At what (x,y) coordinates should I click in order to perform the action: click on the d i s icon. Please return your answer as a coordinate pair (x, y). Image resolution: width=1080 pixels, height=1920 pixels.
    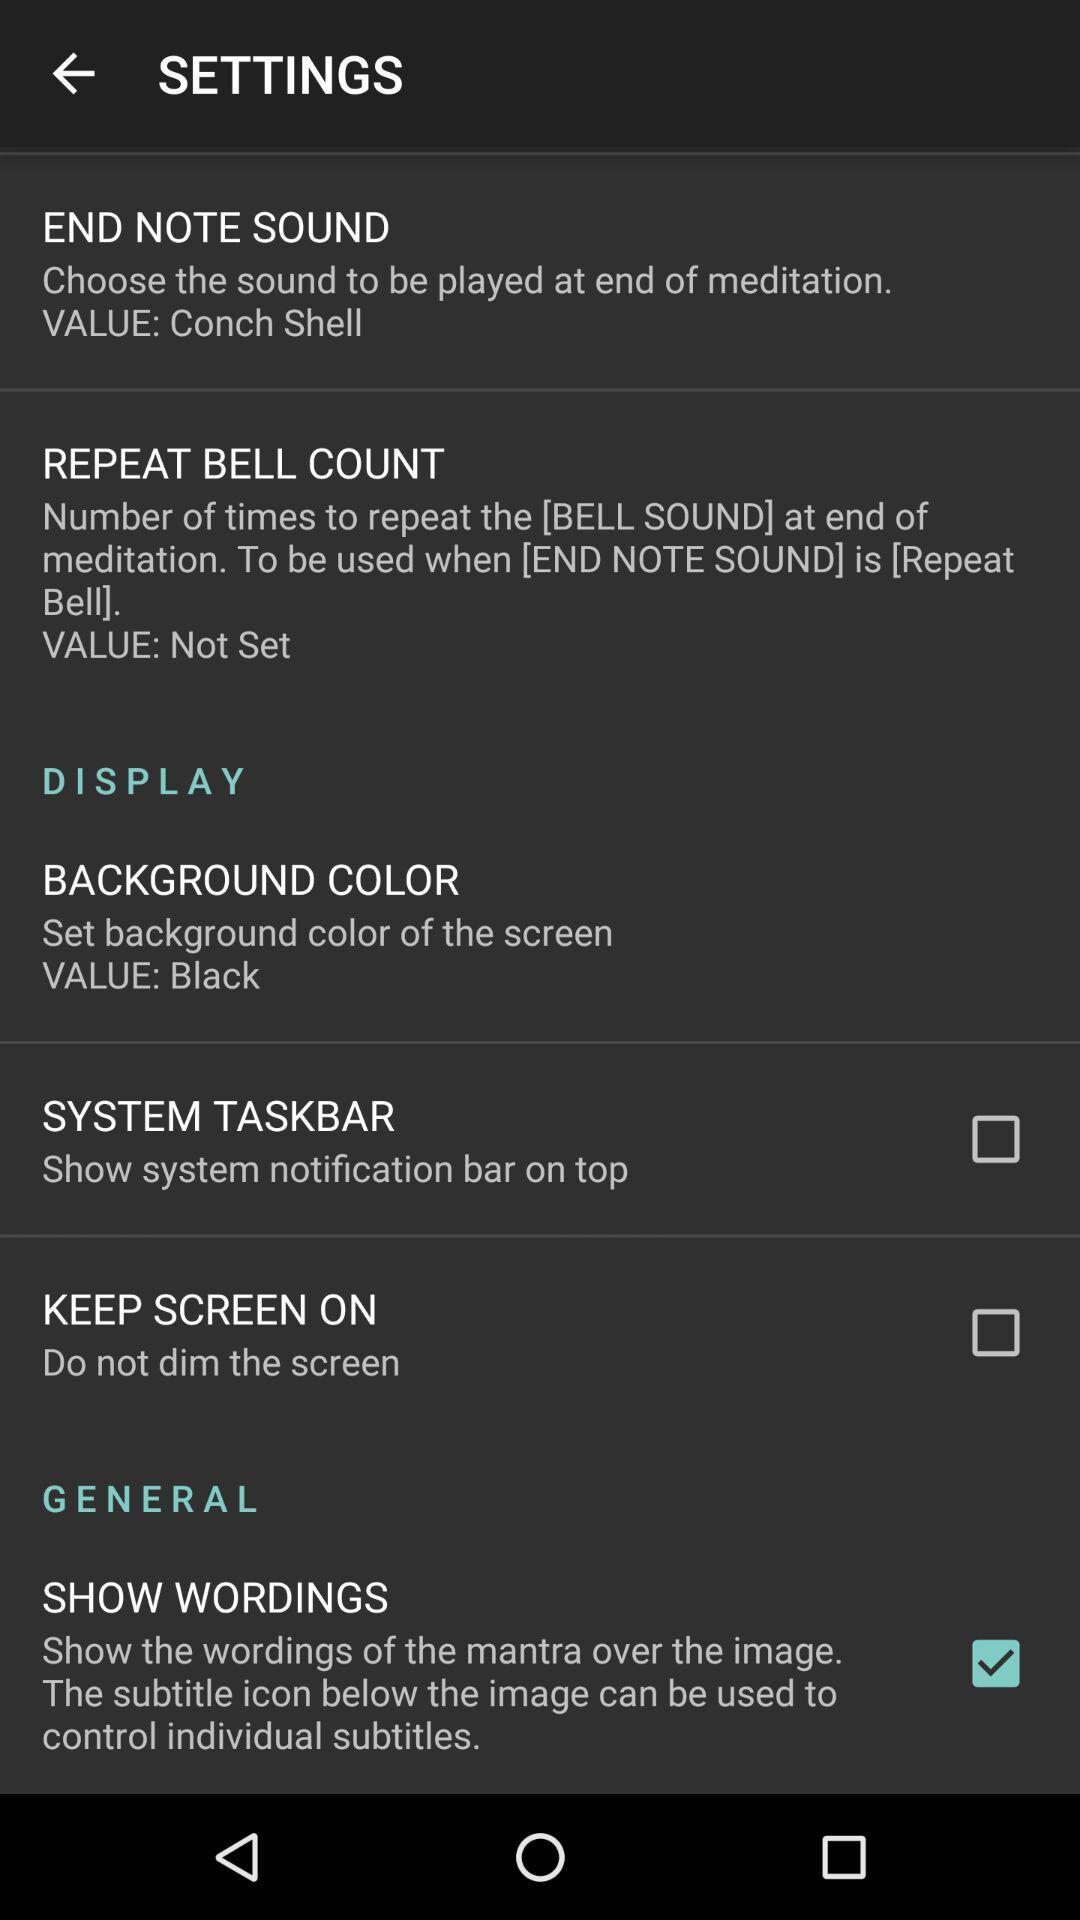
    Looking at the image, I should click on (540, 757).